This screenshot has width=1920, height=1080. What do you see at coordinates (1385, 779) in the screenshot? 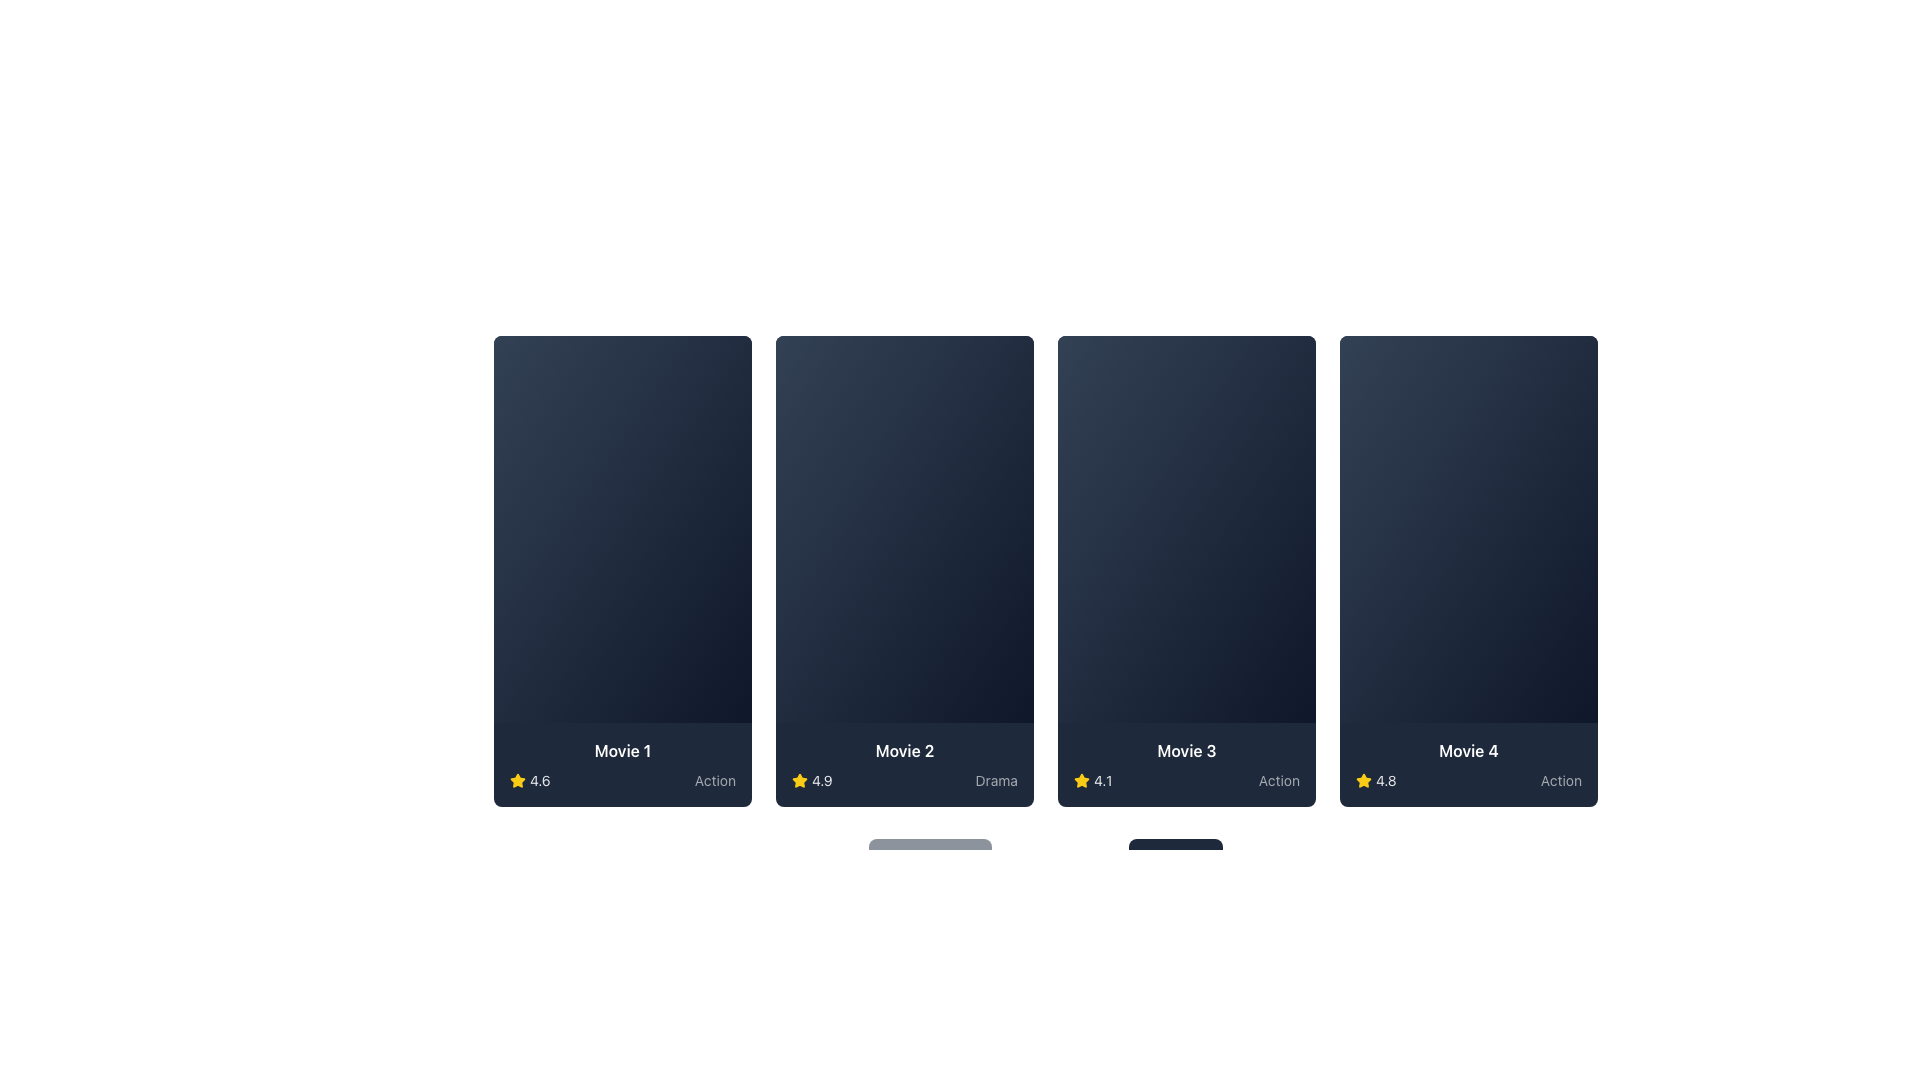
I see `text label indicating the numerical rating for the associated movie, located in the Movie 4 section to the right of the yellow star icon` at bounding box center [1385, 779].